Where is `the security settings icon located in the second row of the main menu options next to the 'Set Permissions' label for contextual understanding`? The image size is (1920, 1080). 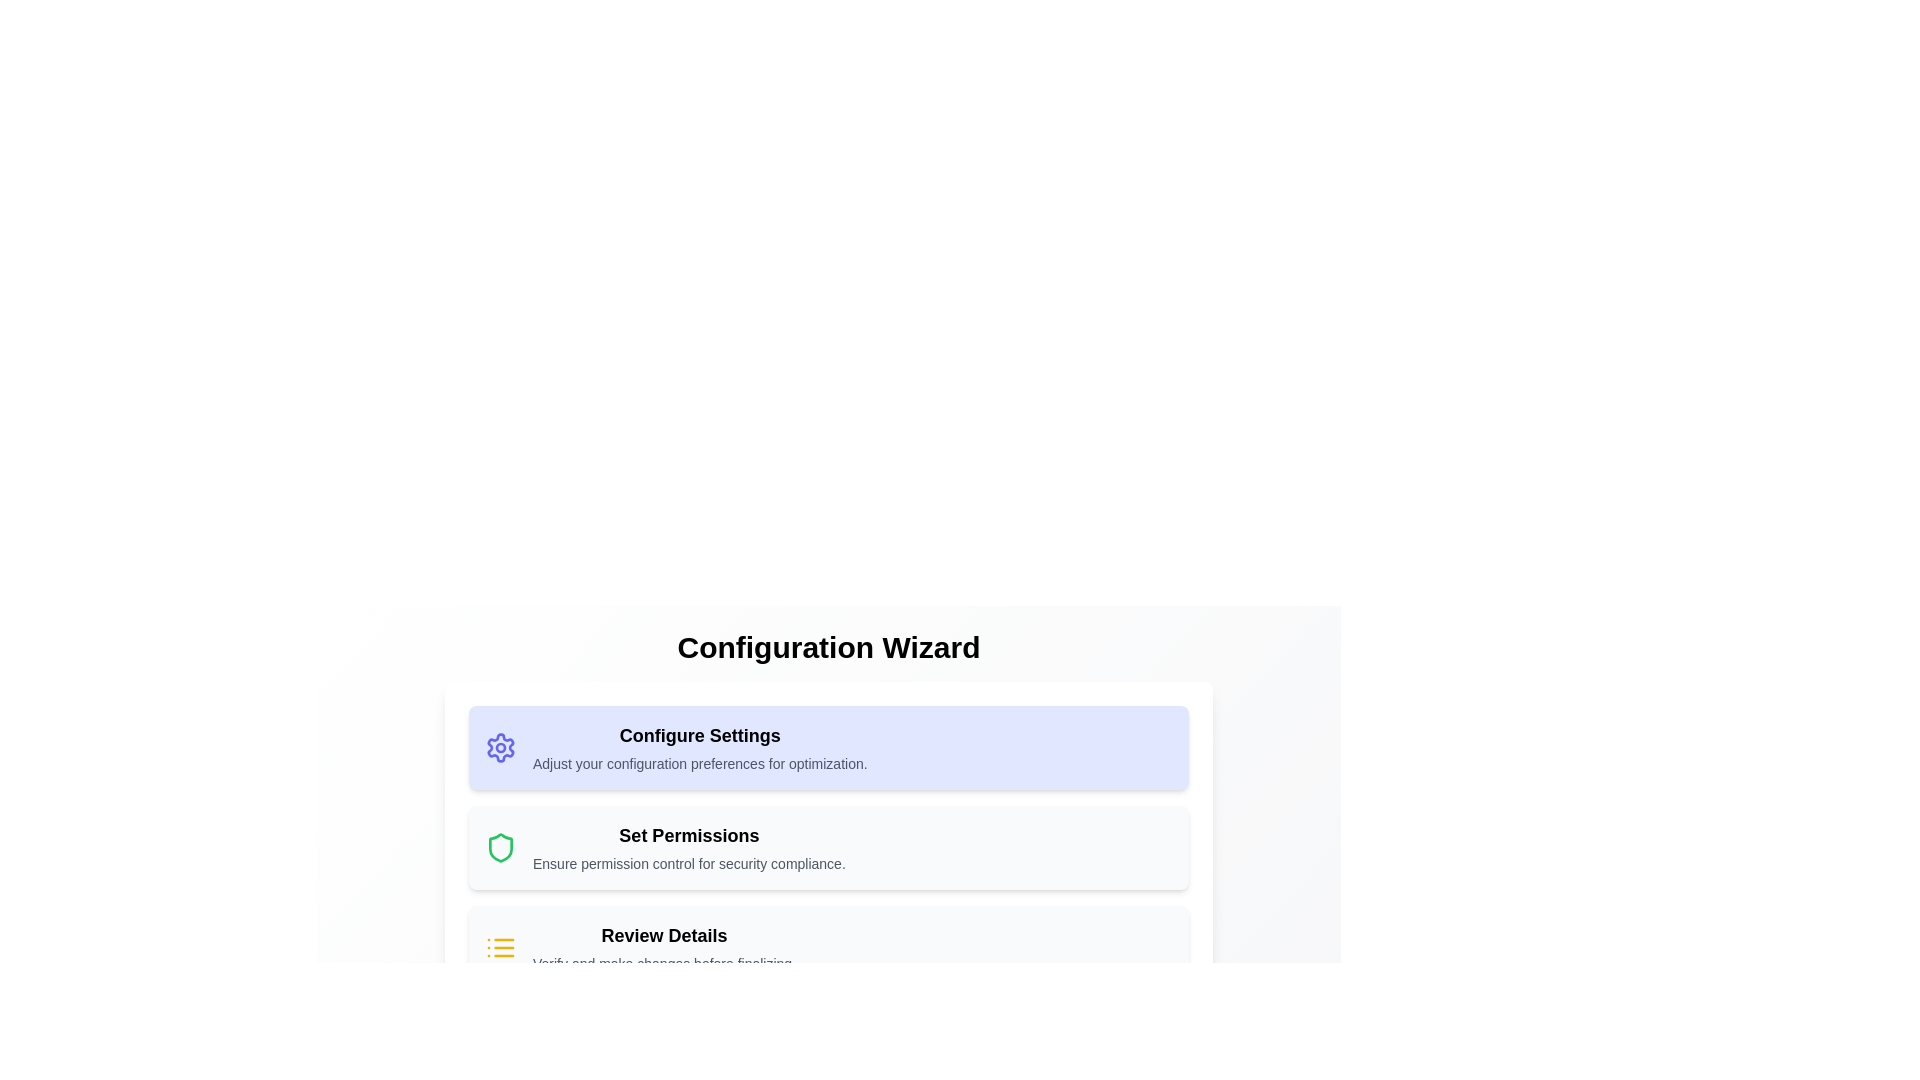 the security settings icon located in the second row of the main menu options next to the 'Set Permissions' label for contextual understanding is located at coordinates (500, 848).